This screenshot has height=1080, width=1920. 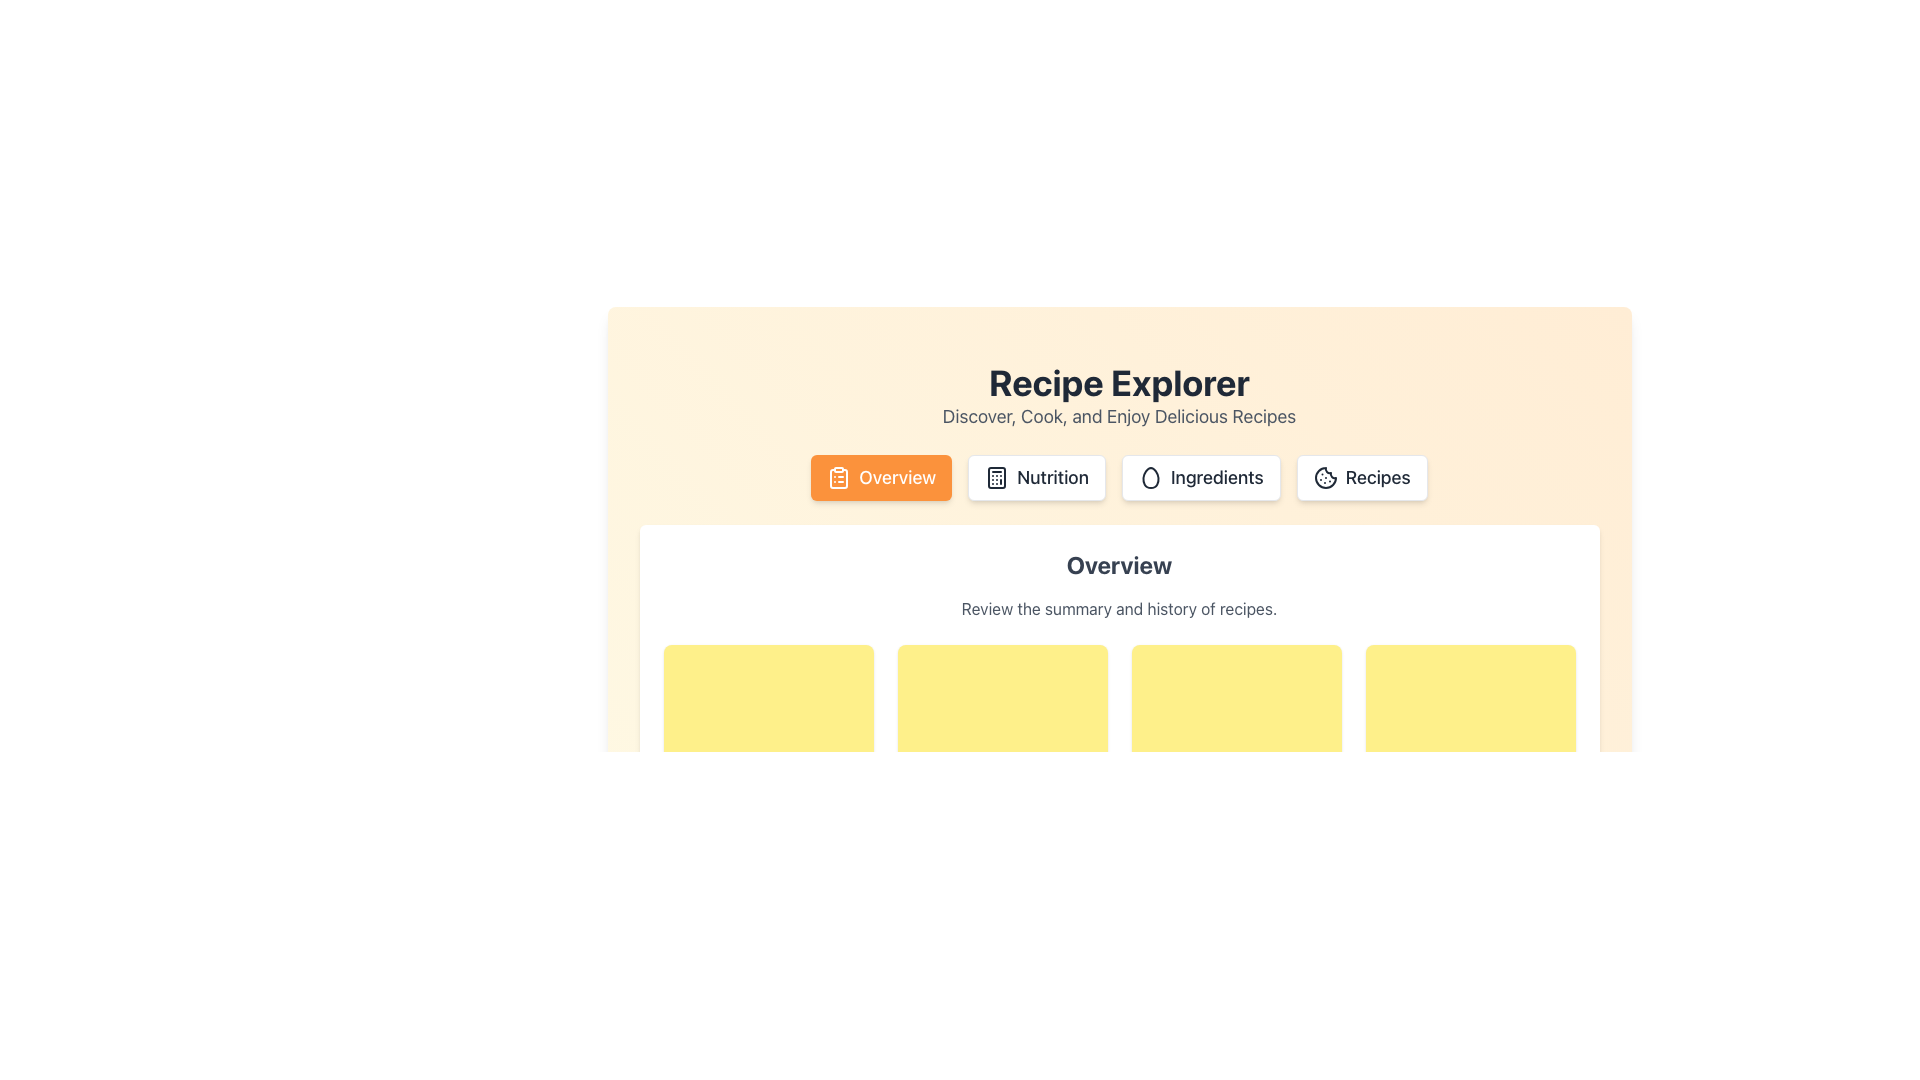 What do you see at coordinates (1151, 478) in the screenshot?
I see `the hollow egg icon located in the 'Ingredients' button, positioned between the 'Nutrition' and 'Recipes' buttons at the center-top of the interface` at bounding box center [1151, 478].